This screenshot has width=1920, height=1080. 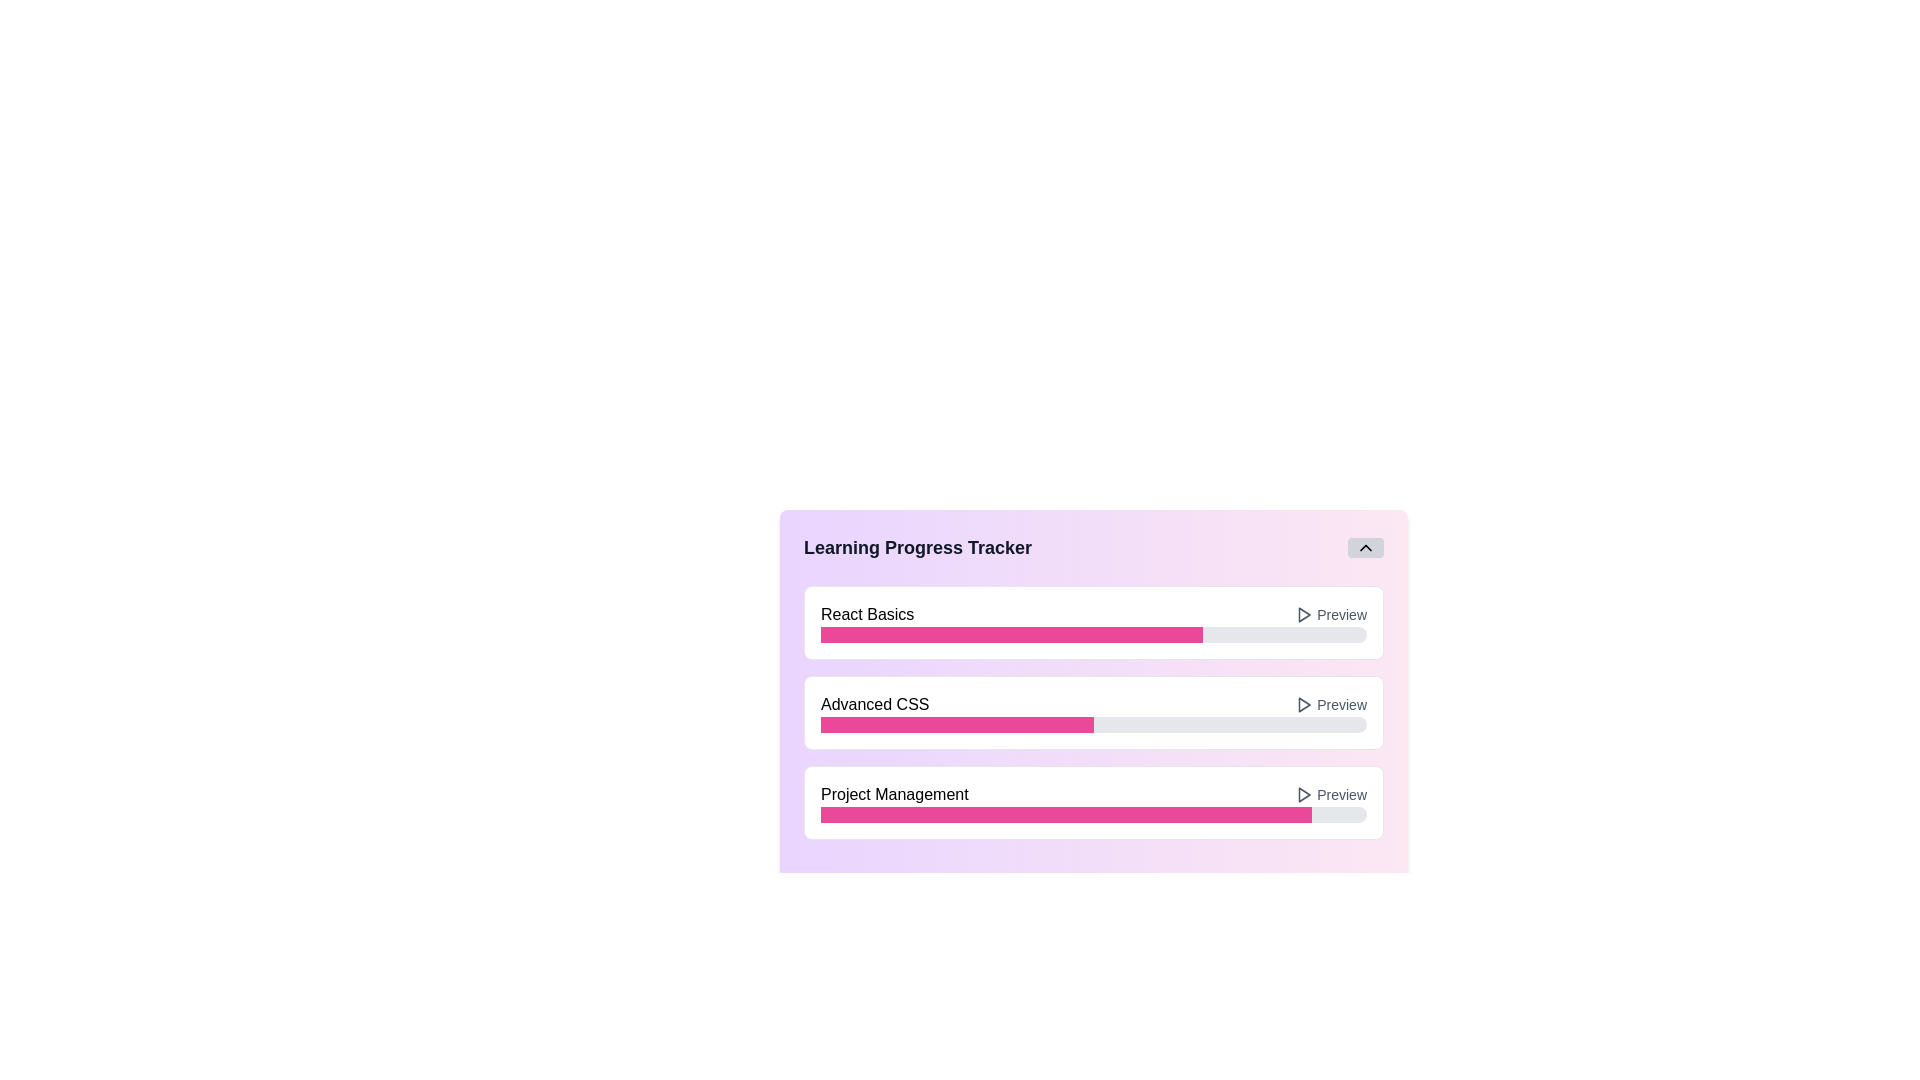 I want to click on the Text label indicating the option, so click(x=1342, y=704).